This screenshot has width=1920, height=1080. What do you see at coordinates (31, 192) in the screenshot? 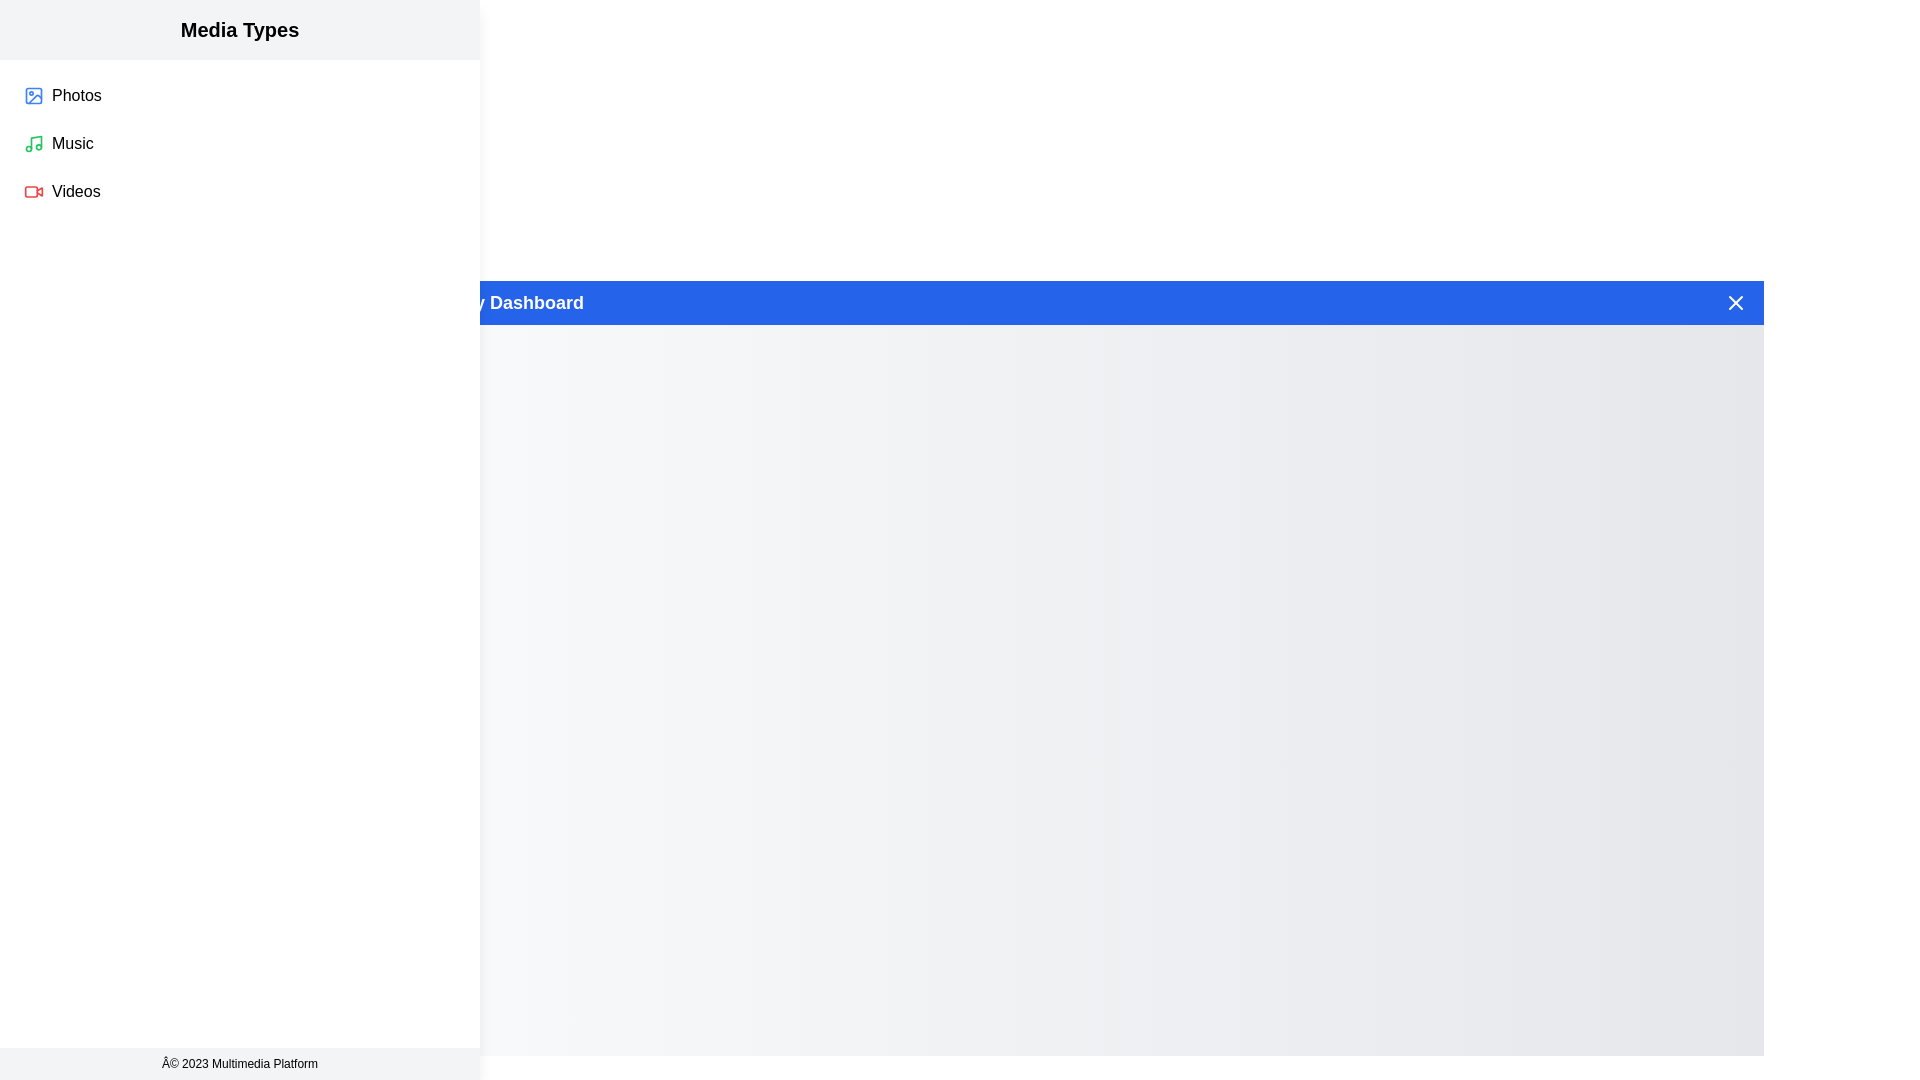
I see `the decorative SVG graphic element representing the 'Videos' section in the sidebar, located to the left of the 'Videos' text label` at bounding box center [31, 192].